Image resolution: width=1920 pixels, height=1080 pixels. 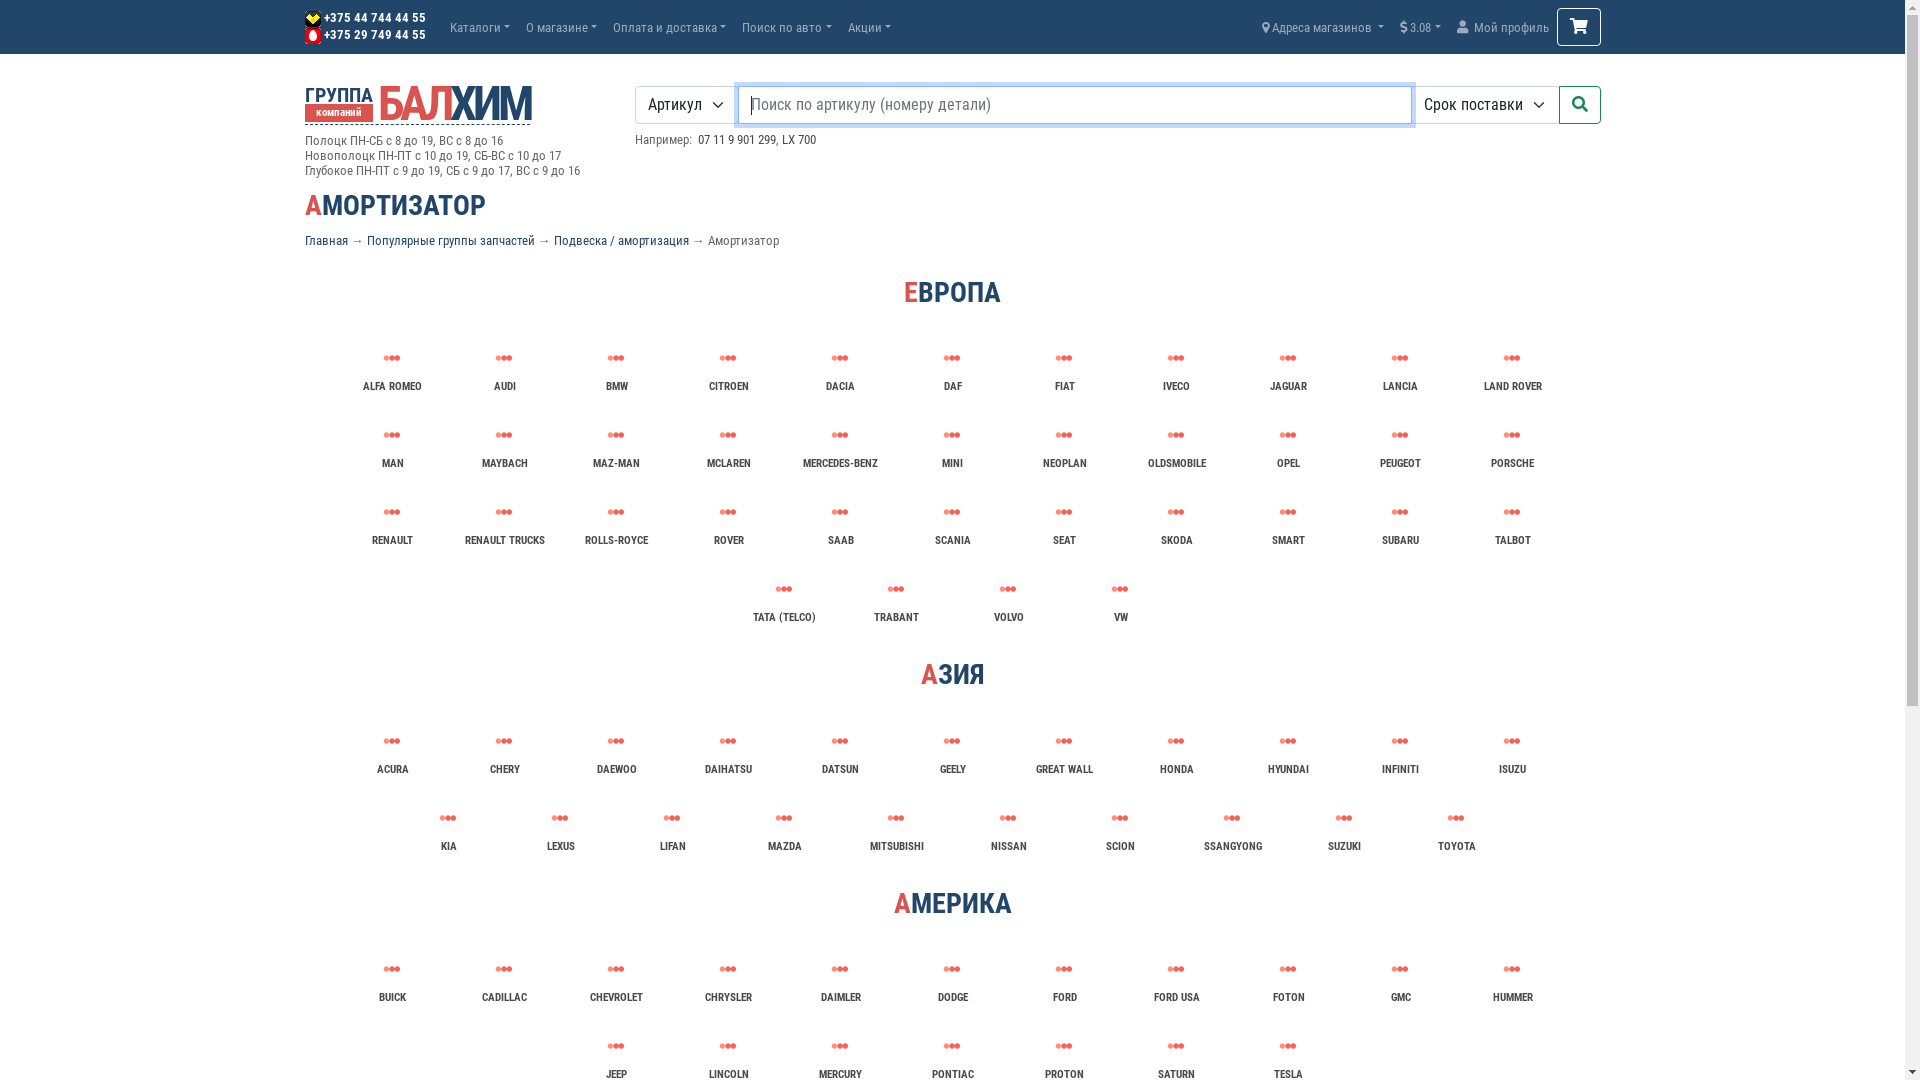 I want to click on 'CITROEN', so click(x=727, y=357).